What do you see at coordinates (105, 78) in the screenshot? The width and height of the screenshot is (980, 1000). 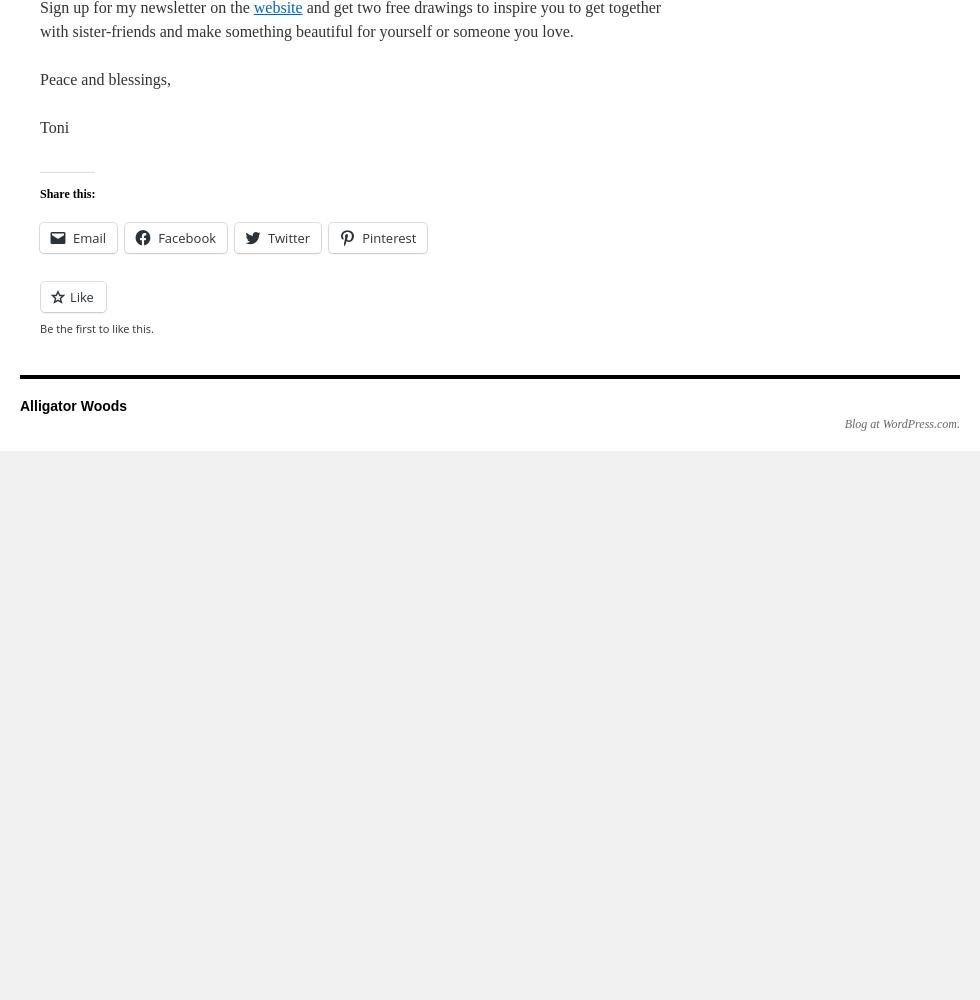 I see `'Peace and blessings,'` at bounding box center [105, 78].